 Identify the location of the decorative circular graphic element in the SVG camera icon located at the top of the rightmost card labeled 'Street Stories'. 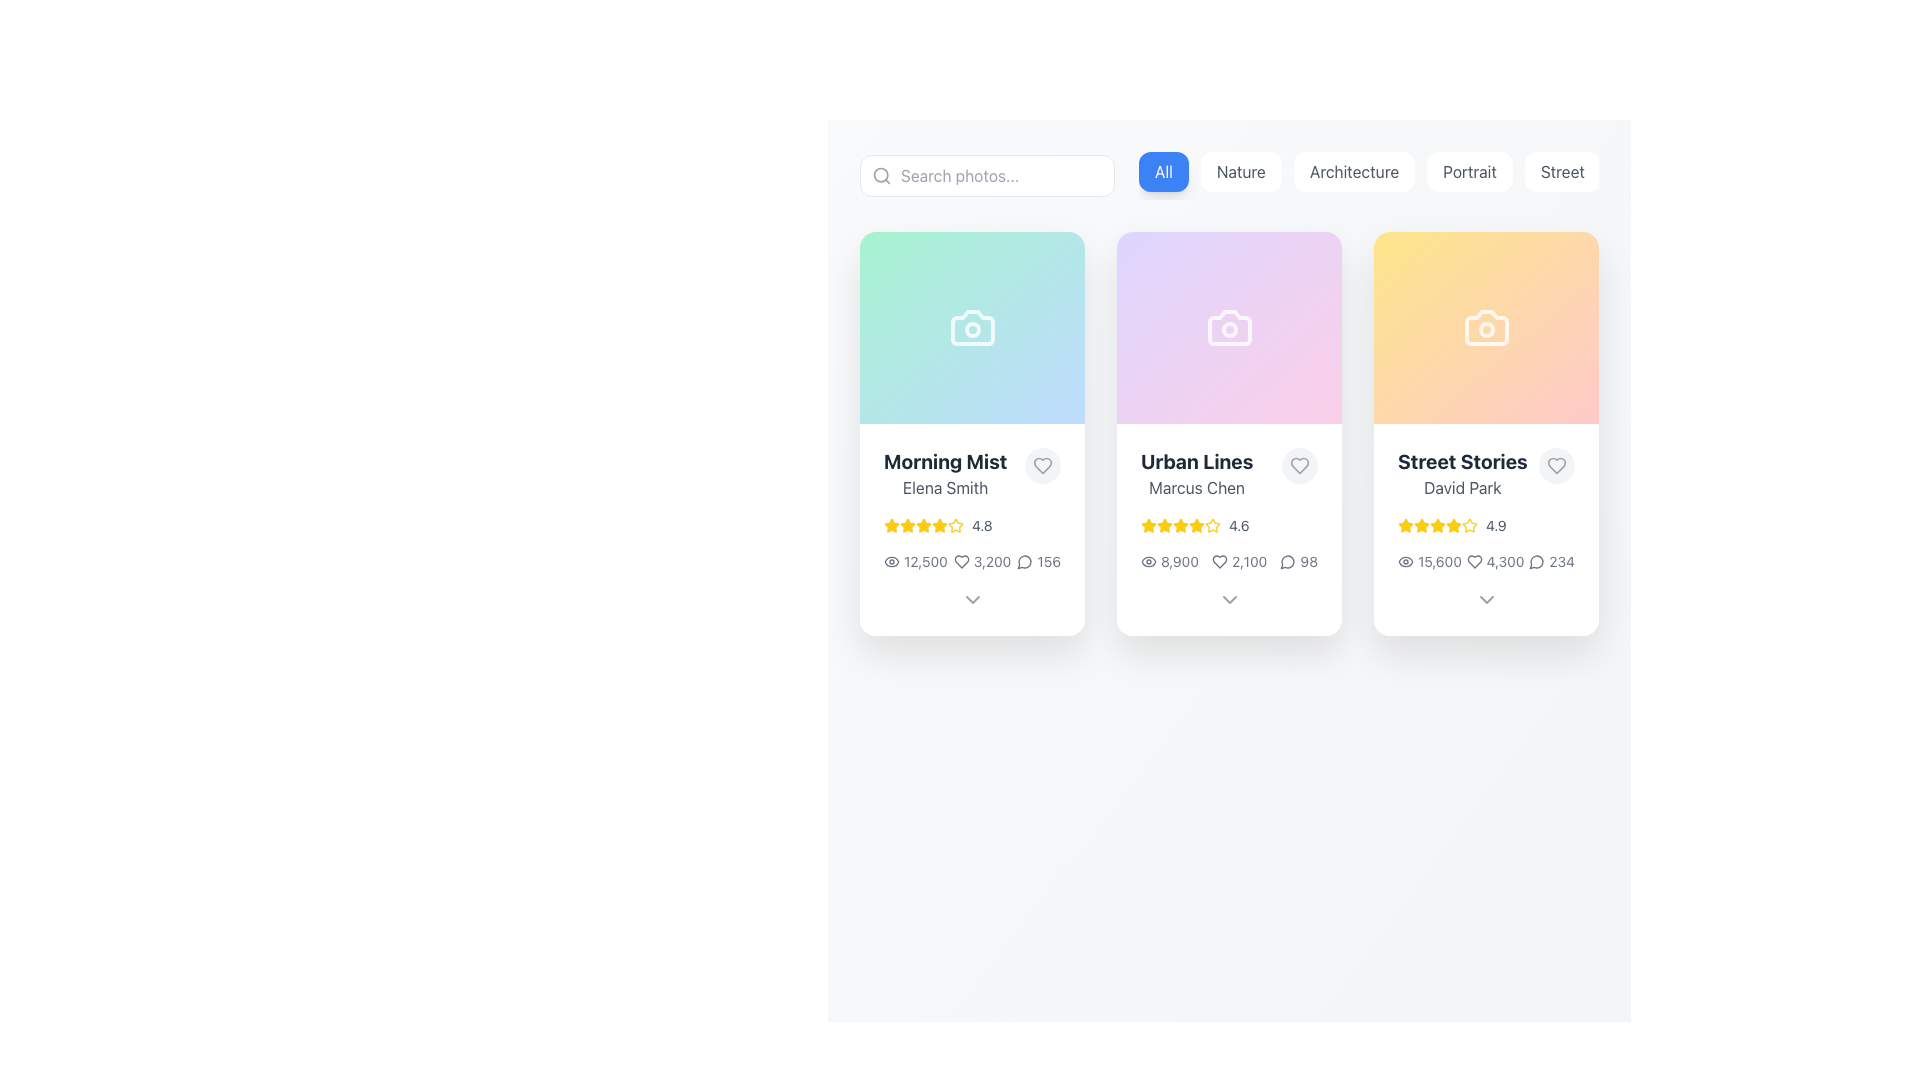
(1486, 329).